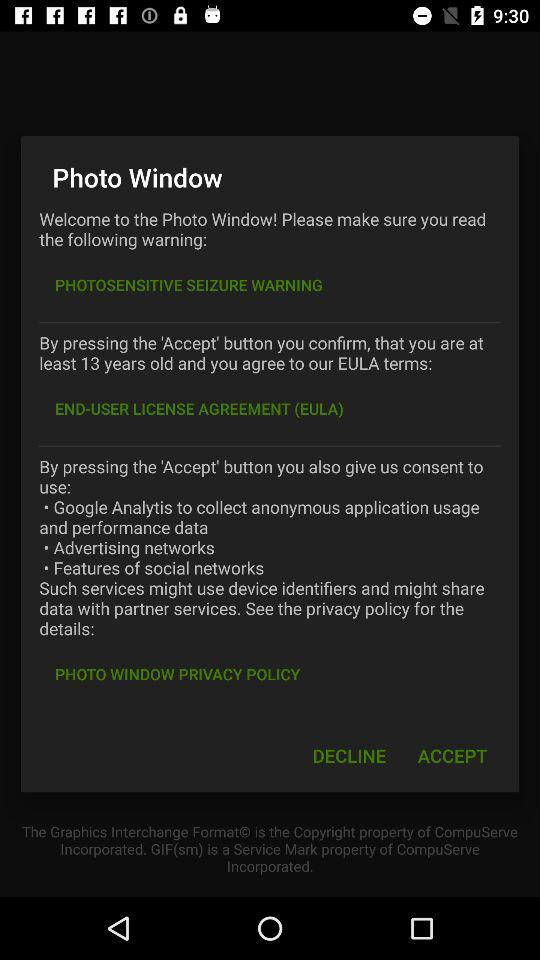 The image size is (540, 960). I want to click on the item next to the accept item, so click(348, 754).